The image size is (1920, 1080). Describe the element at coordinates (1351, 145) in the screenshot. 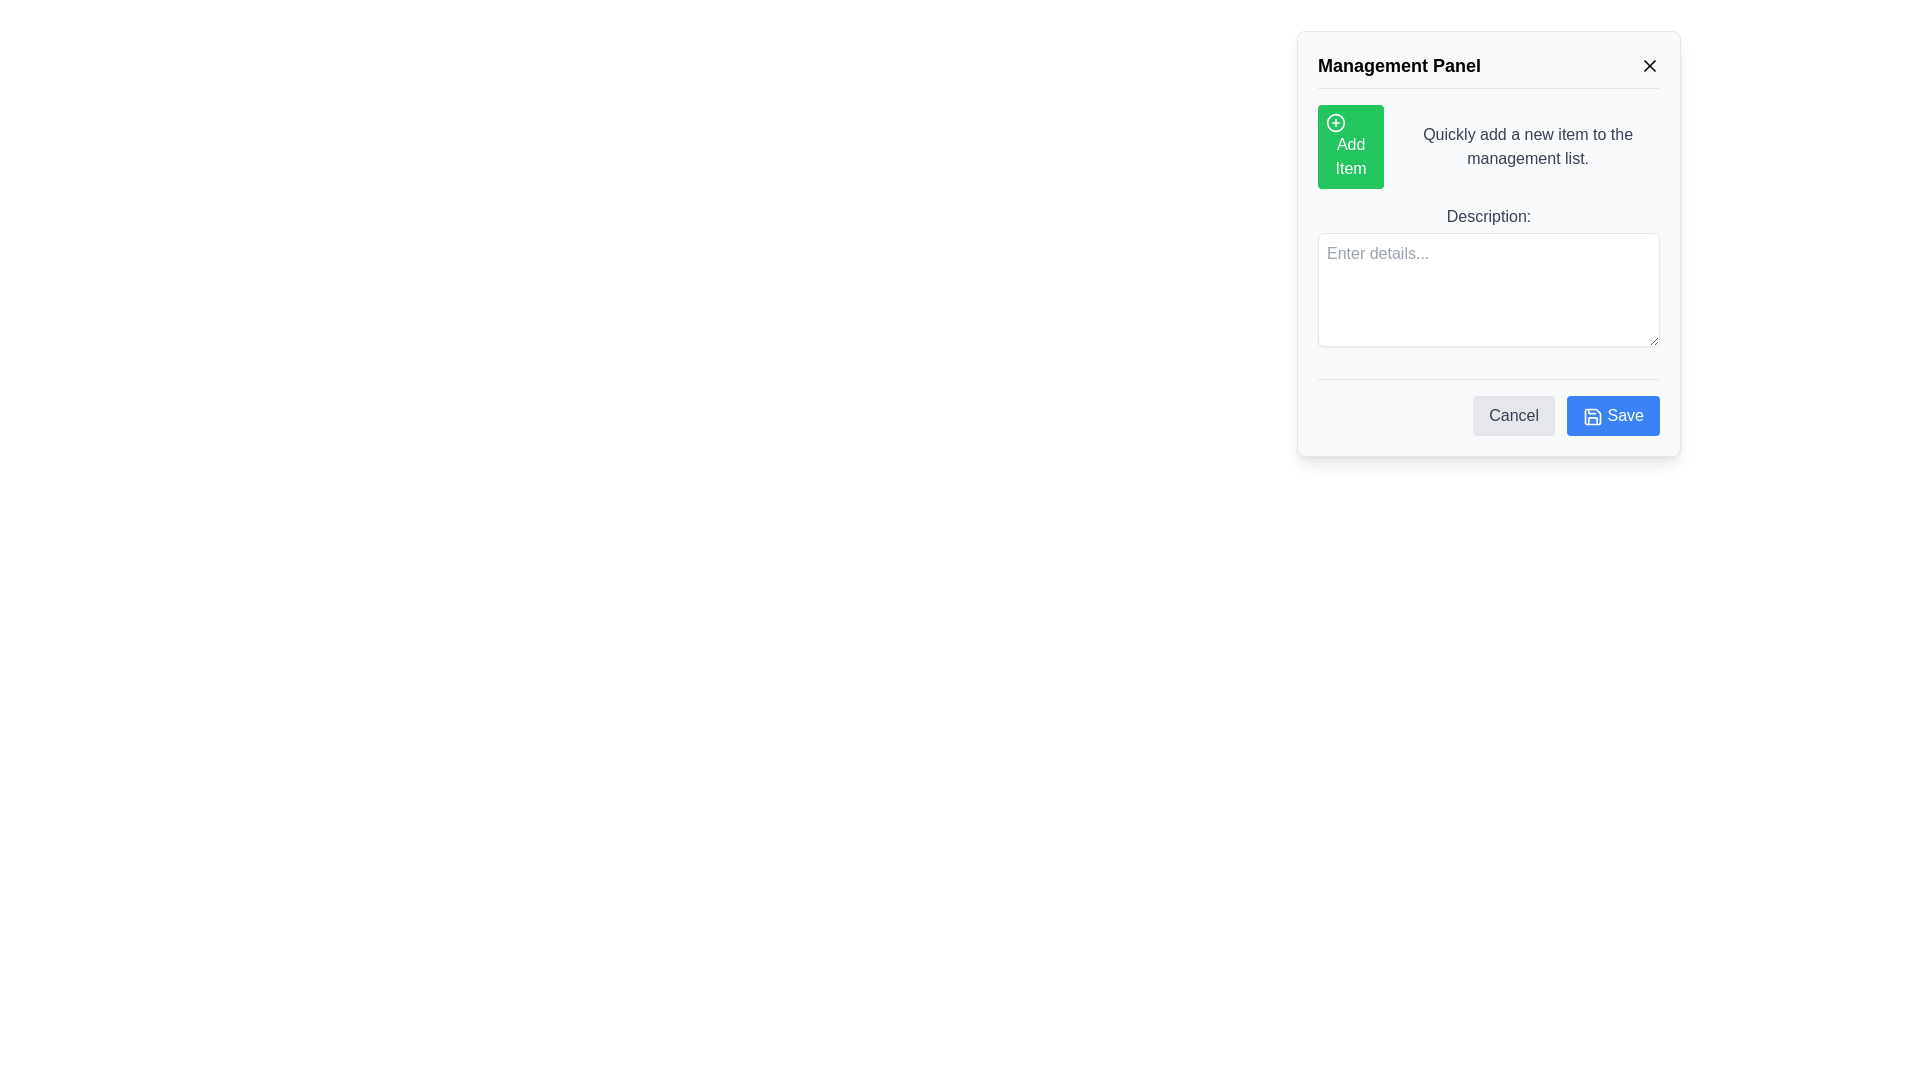

I see `the button located in the upper left section of the 'Management Panel' dialog box` at that location.